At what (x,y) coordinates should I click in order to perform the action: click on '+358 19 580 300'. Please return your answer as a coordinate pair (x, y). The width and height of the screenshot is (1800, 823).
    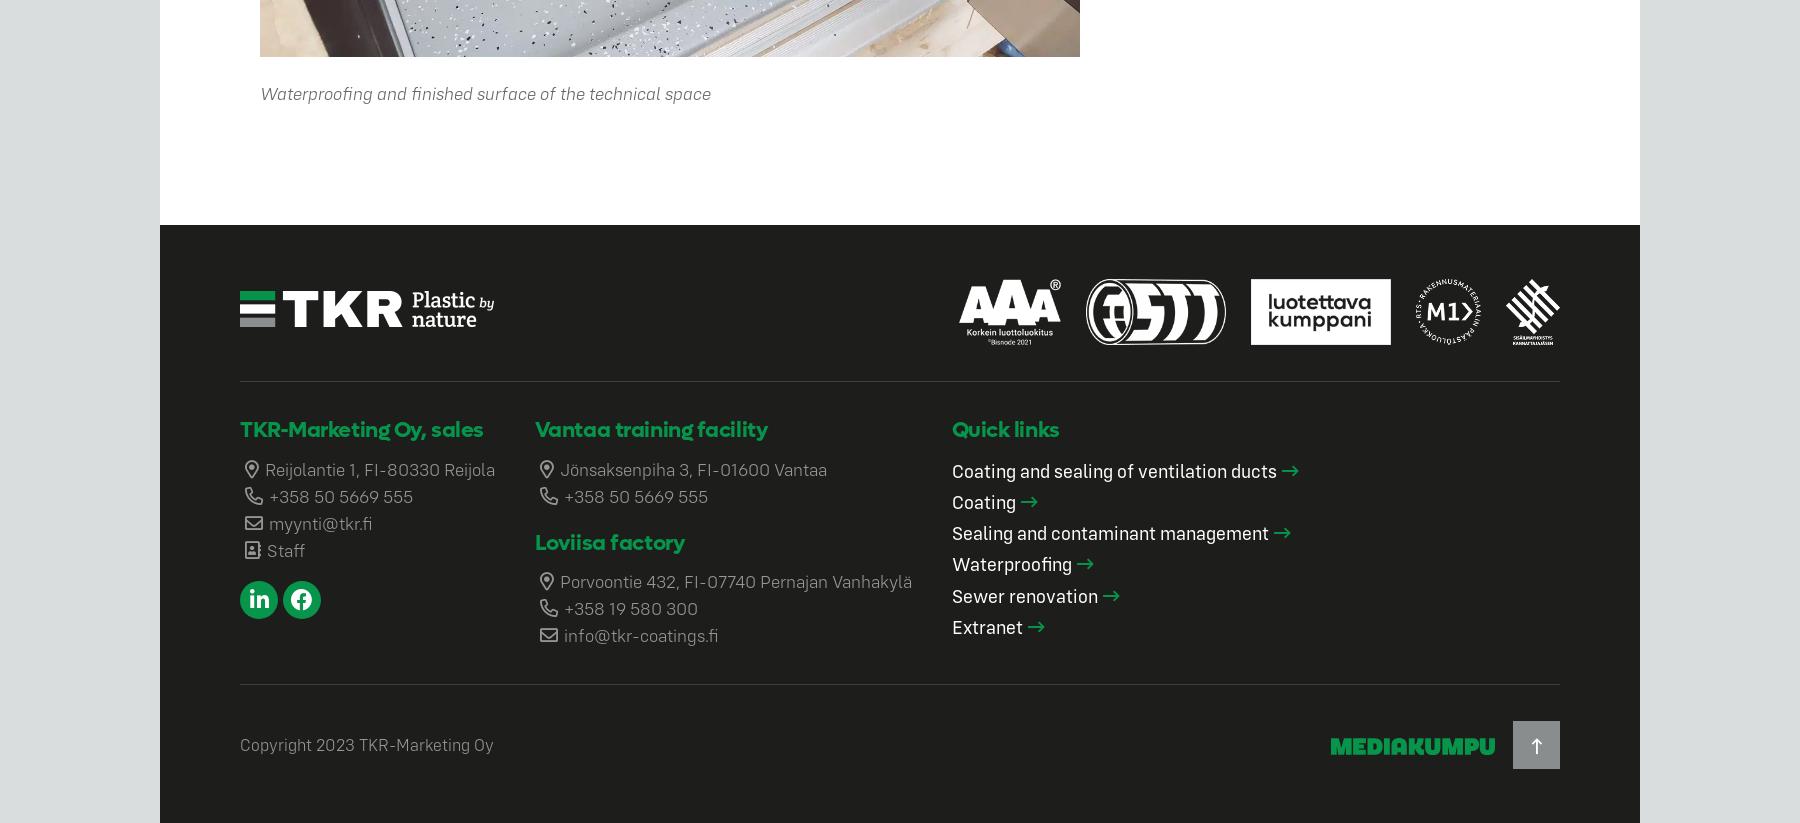
    Looking at the image, I should click on (630, 607).